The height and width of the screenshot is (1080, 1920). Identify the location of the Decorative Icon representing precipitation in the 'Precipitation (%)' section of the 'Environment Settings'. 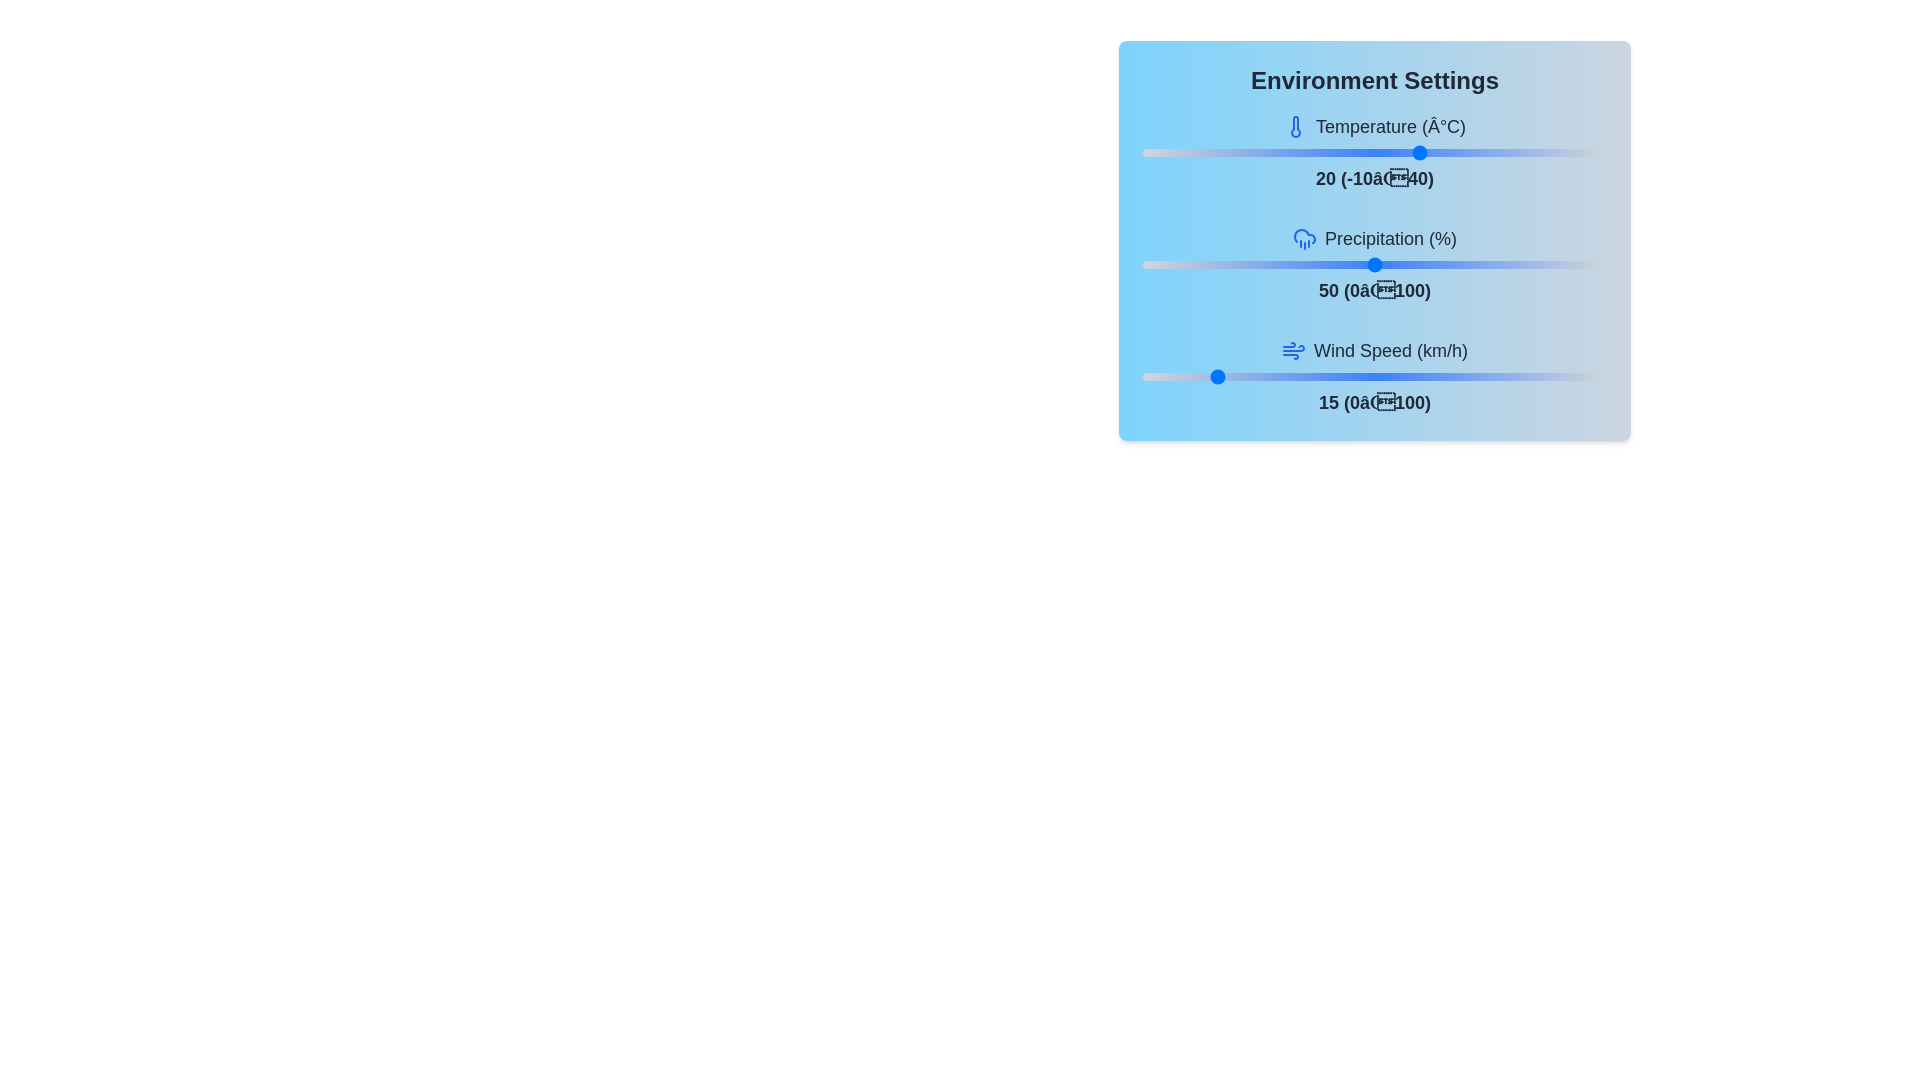
(1305, 238).